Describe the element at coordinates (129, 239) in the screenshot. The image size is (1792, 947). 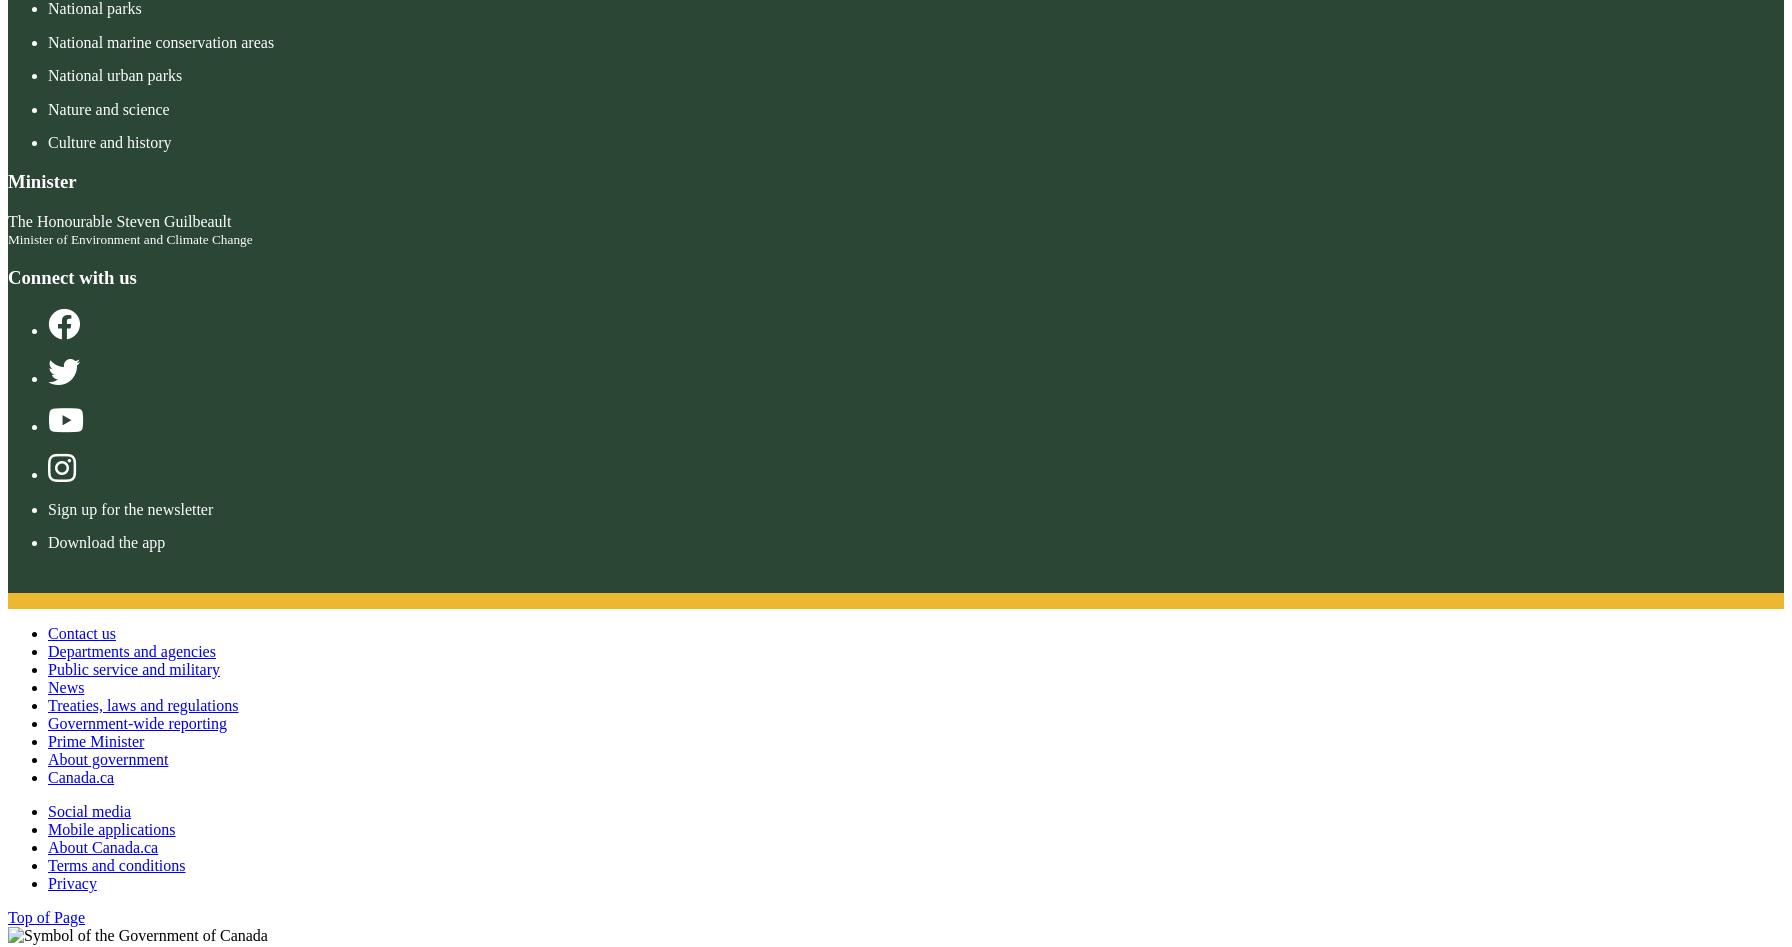
I see `'Minister of Environment and Climate Change'` at that location.